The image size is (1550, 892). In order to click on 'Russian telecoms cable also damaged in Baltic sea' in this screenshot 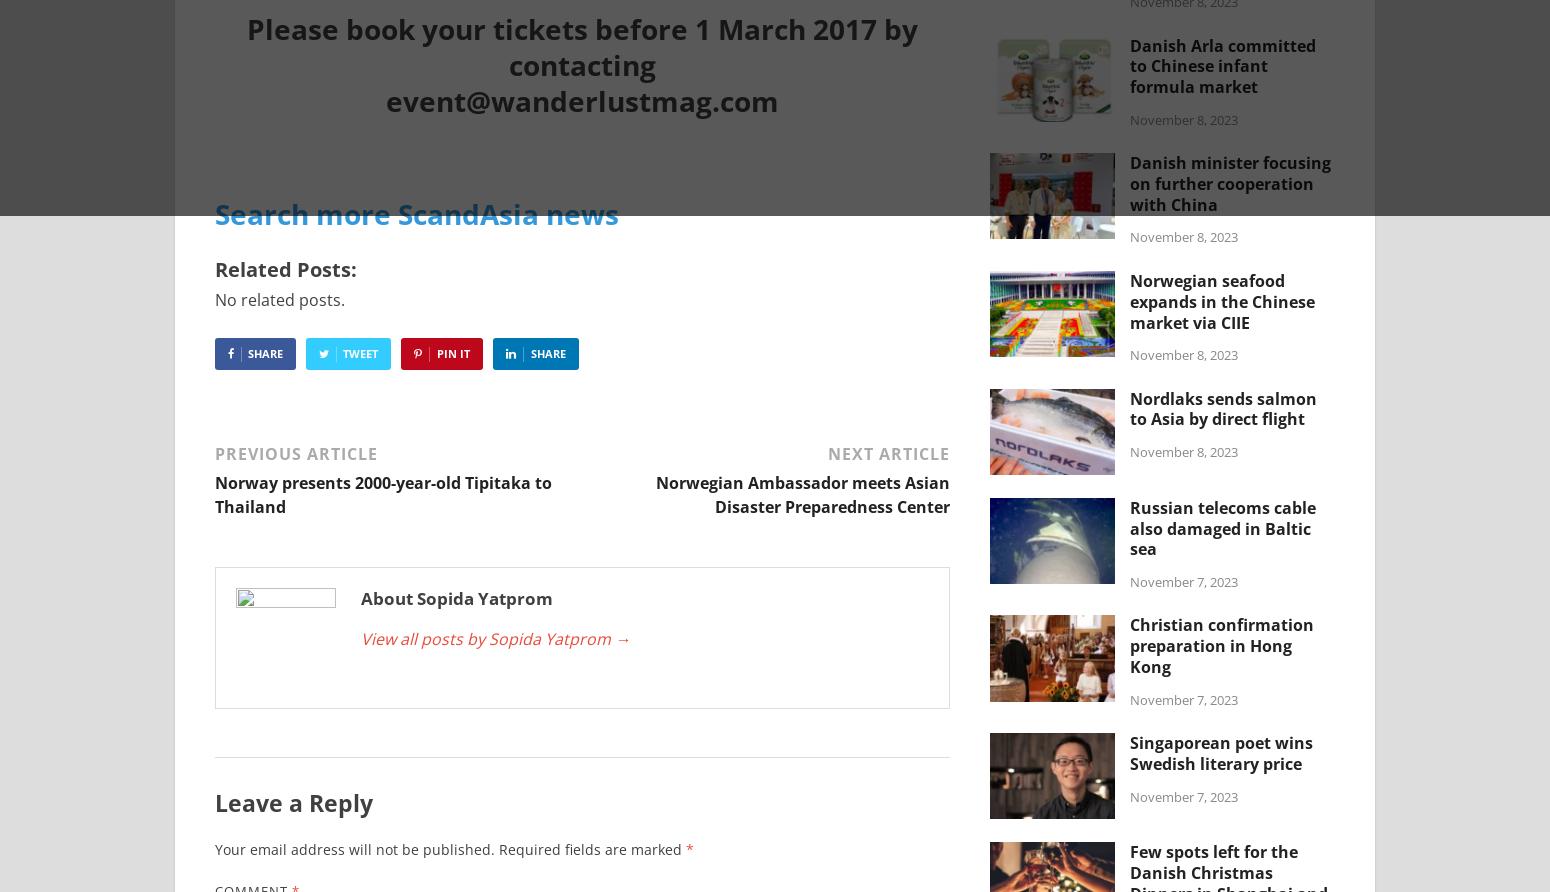, I will do `click(1222, 527)`.